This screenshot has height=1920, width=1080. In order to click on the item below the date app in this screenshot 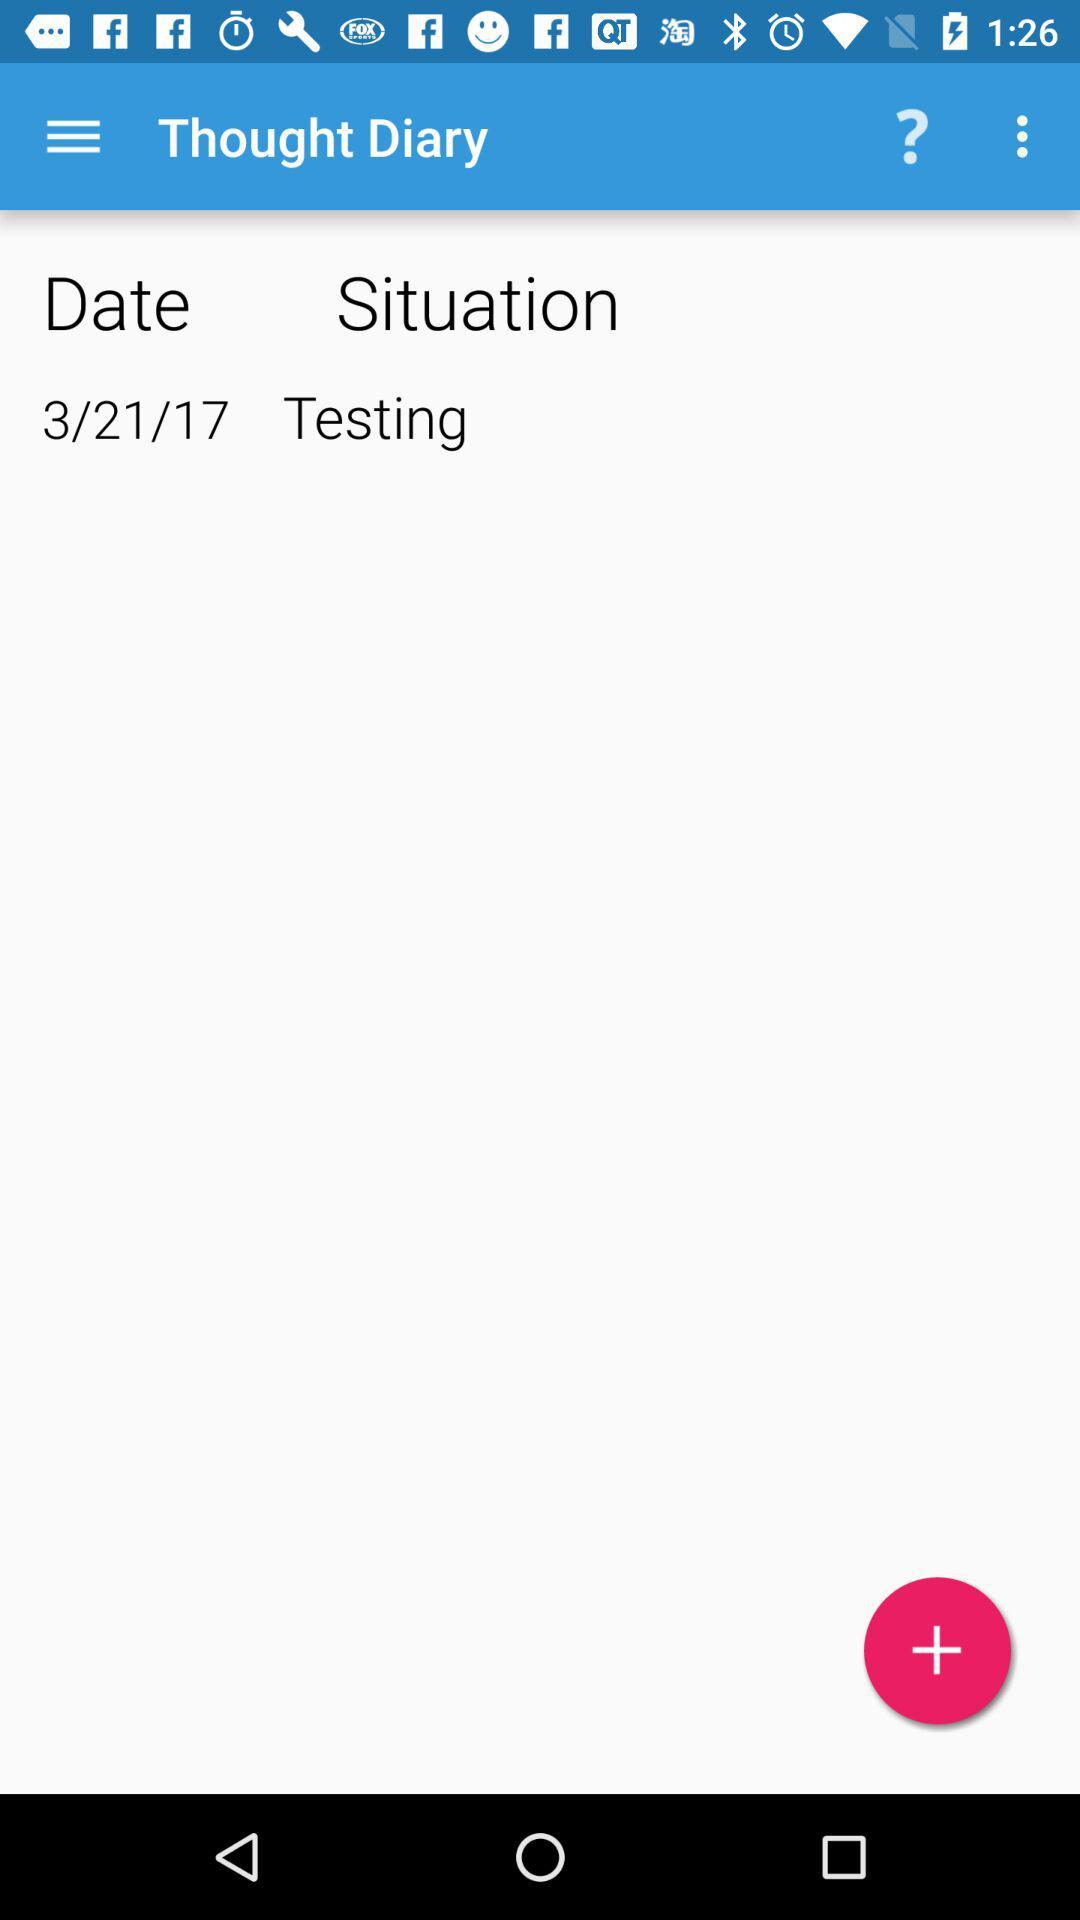, I will do `click(135, 417)`.